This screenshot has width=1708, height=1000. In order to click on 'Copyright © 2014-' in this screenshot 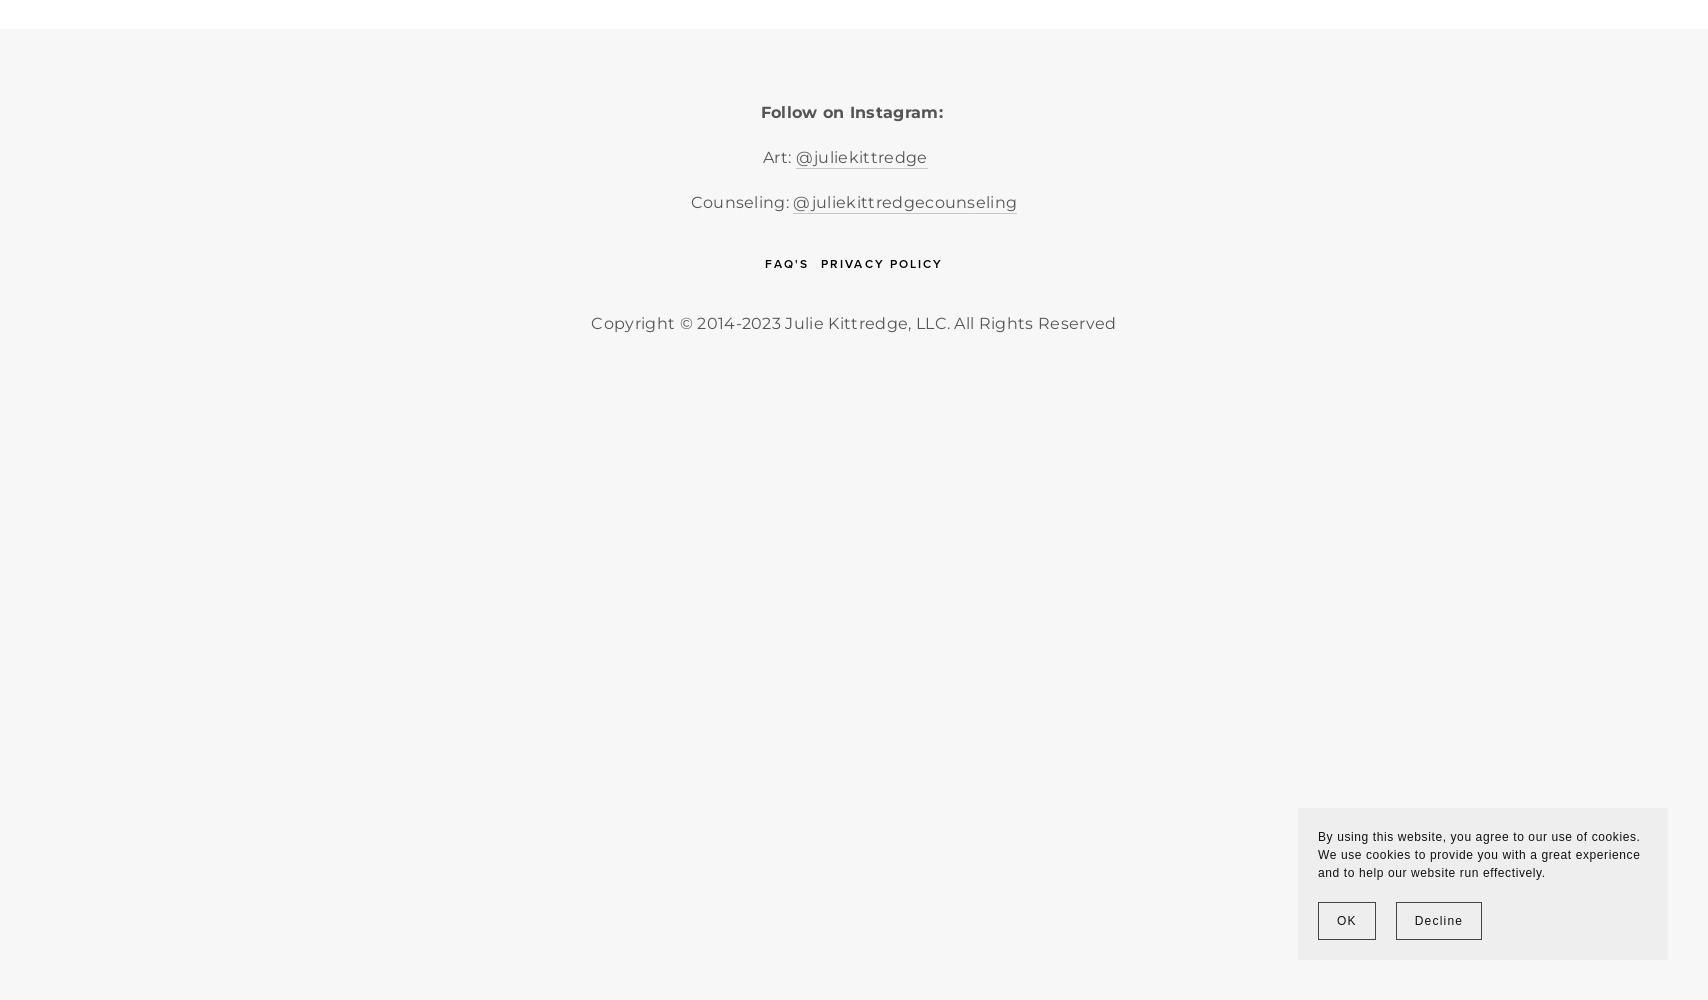, I will do `click(665, 321)`.